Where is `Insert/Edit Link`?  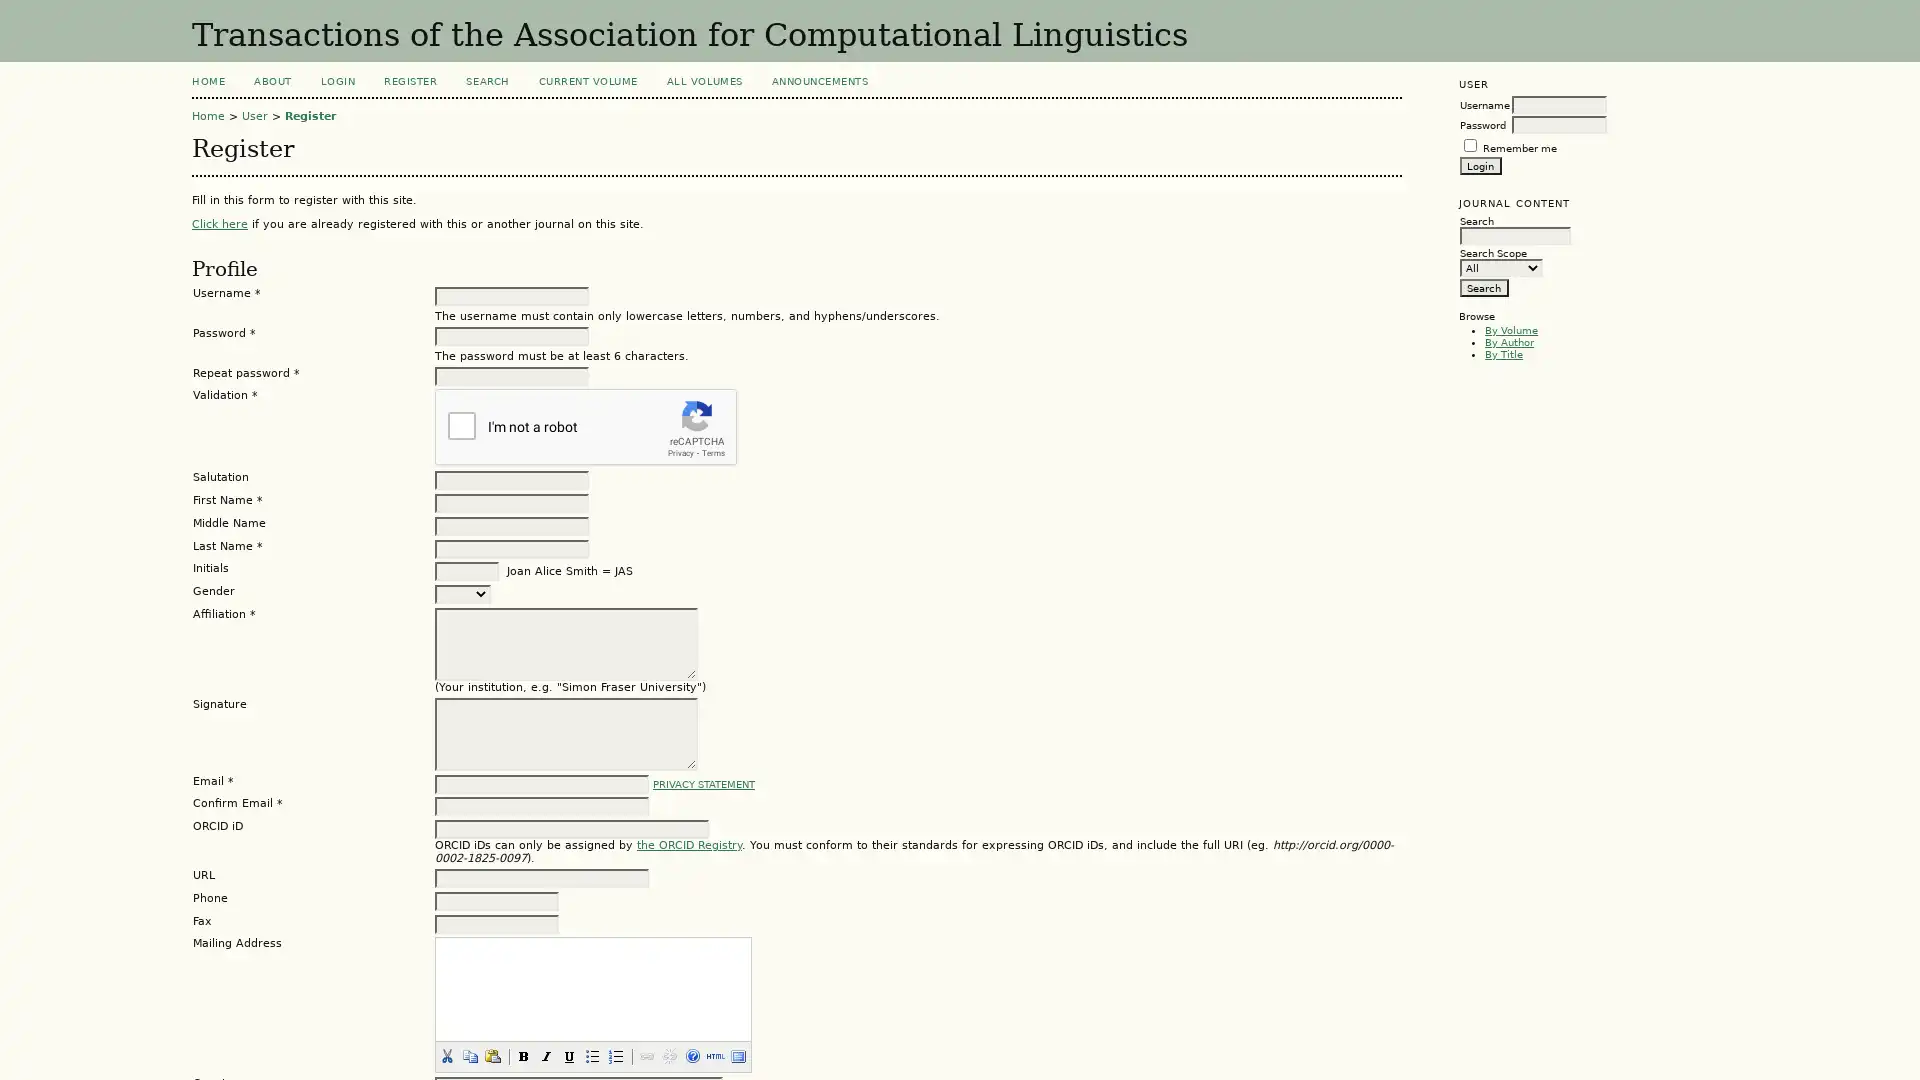
Insert/Edit Link is located at coordinates (646, 1055).